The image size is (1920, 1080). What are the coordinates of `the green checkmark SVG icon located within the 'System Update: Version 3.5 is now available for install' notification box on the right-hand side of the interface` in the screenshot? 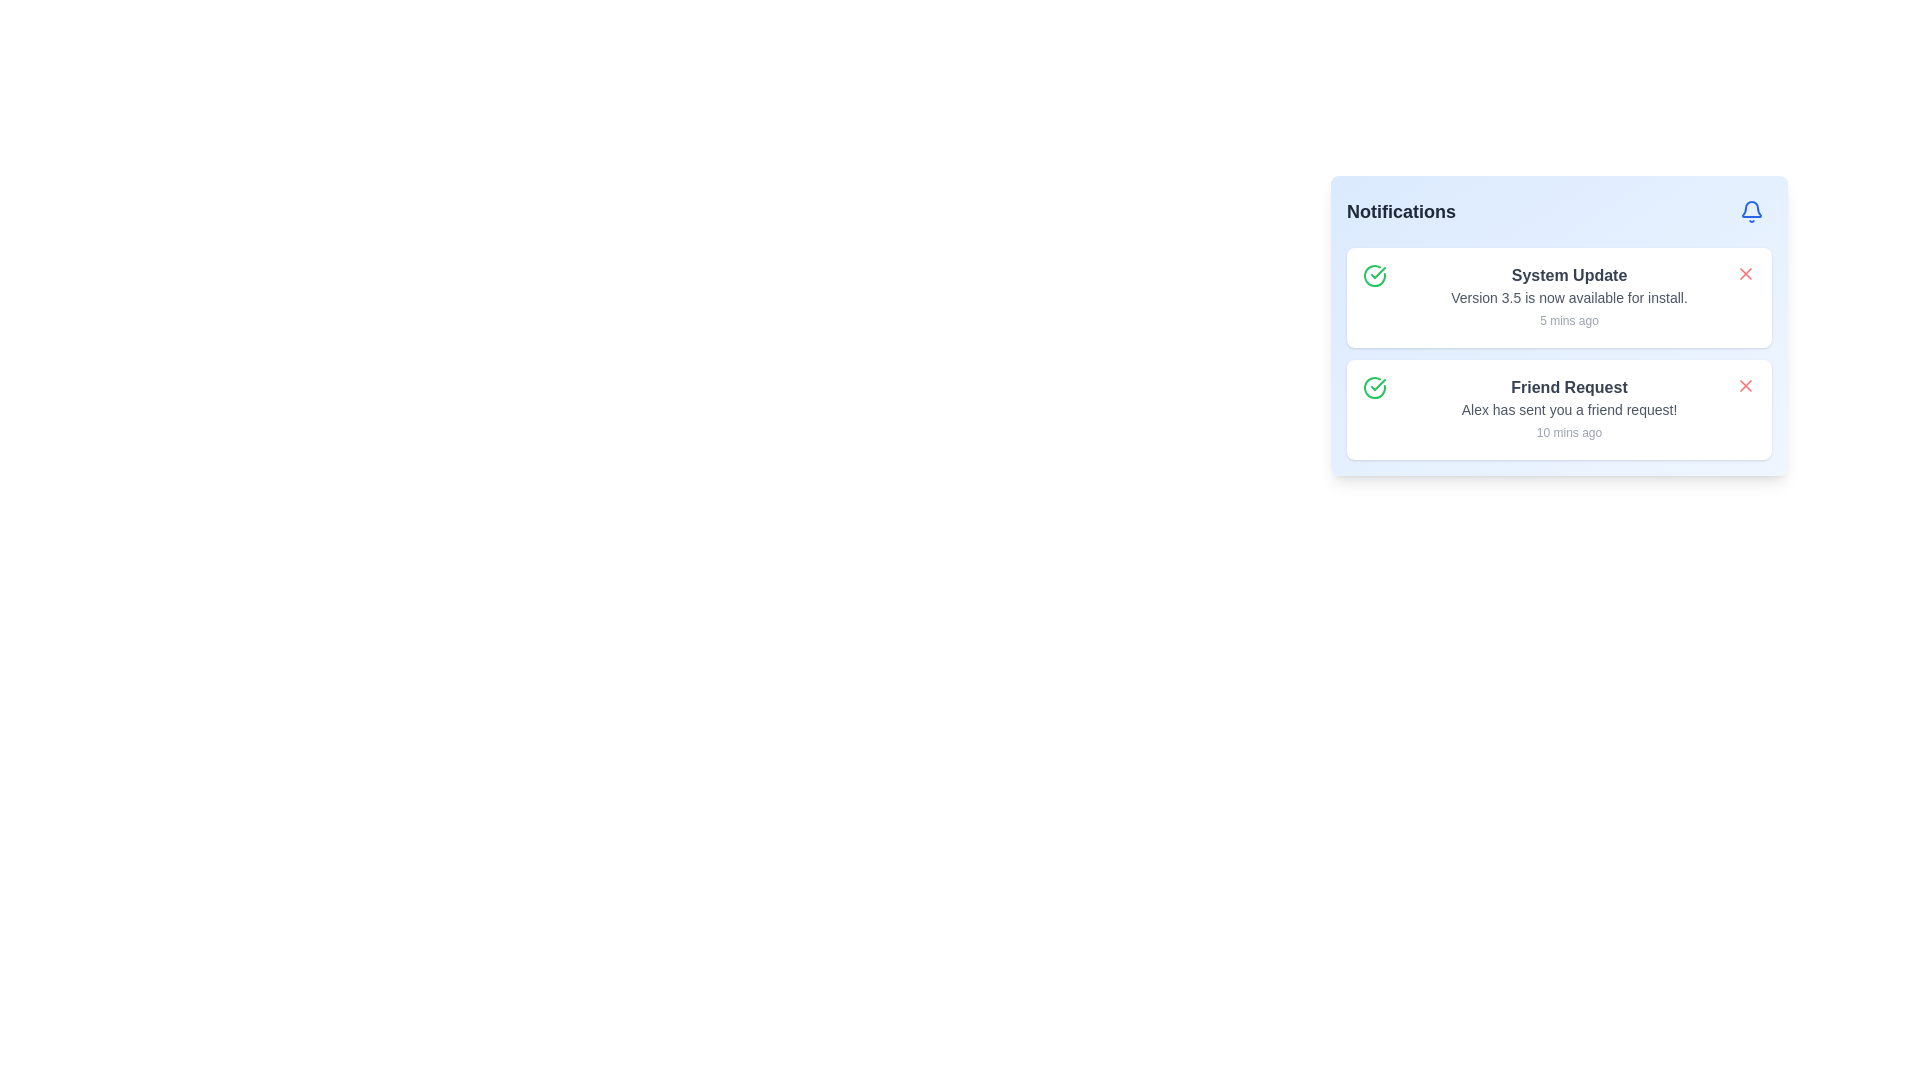 It's located at (1377, 385).